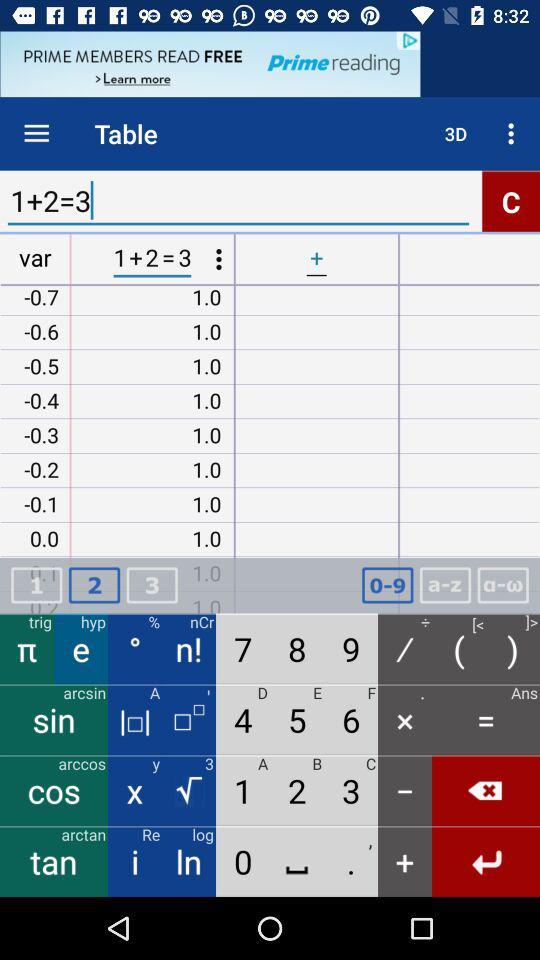 This screenshot has width=540, height=960. Describe the element at coordinates (151, 585) in the screenshot. I see `trey` at that location.